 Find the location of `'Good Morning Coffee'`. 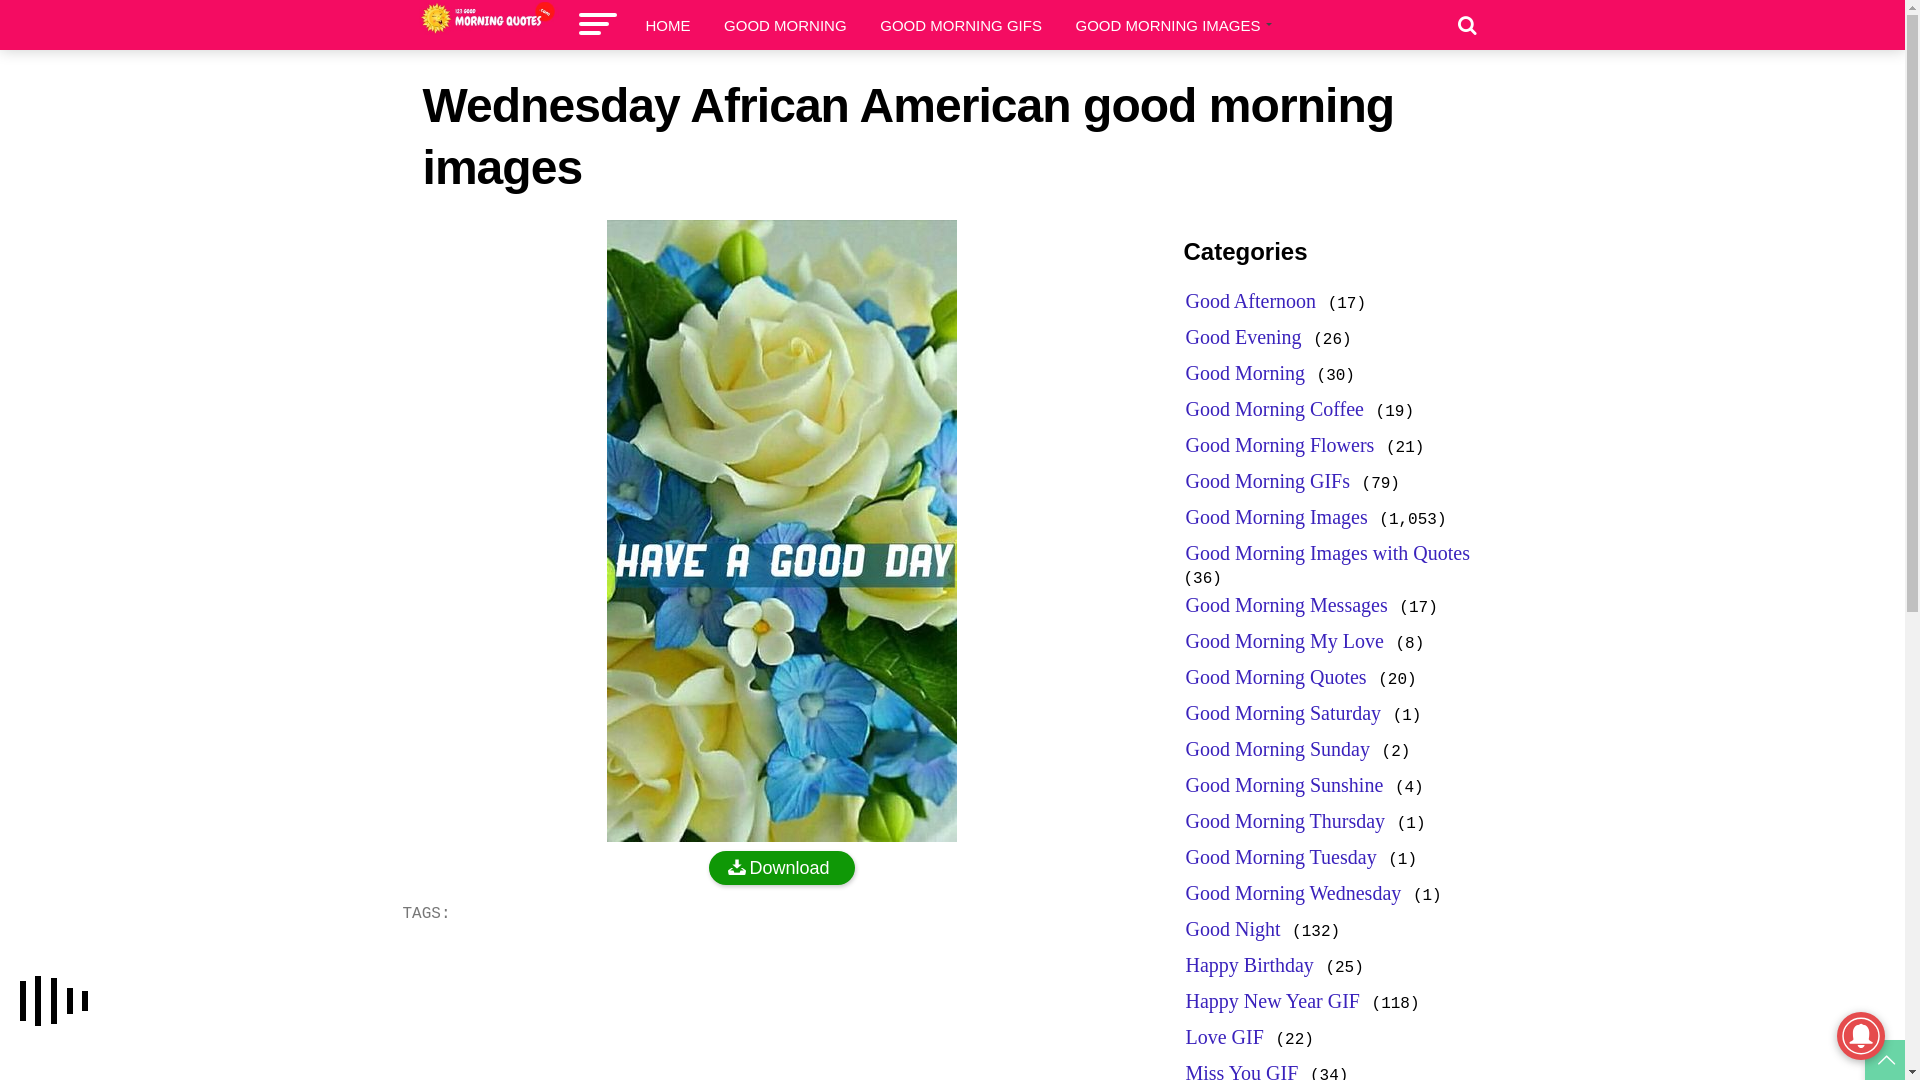

'Good Morning Coffee' is located at coordinates (1274, 407).